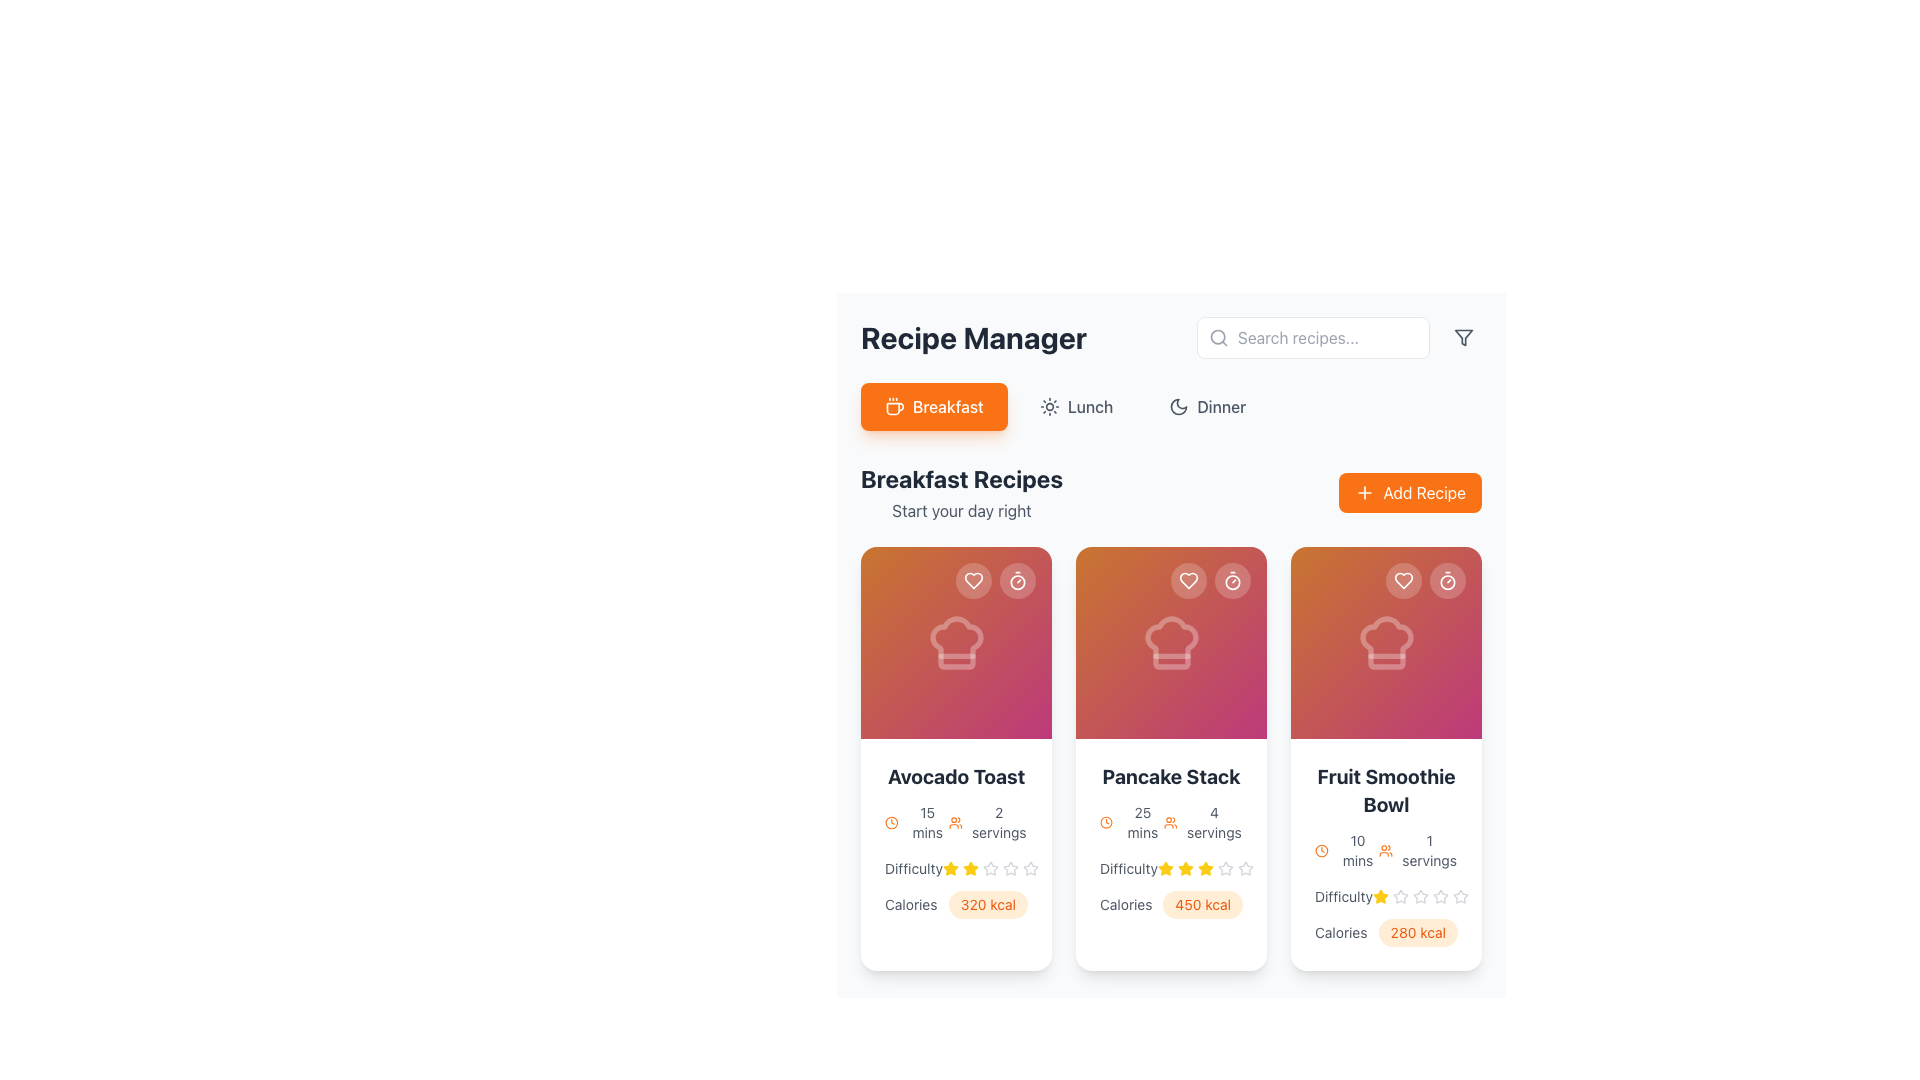  What do you see at coordinates (1126, 905) in the screenshot?
I see `text label displaying 'Calories' which is styled in gray color and positioned left-aligned under the title 'Pancake Stack' in the middle content card` at bounding box center [1126, 905].